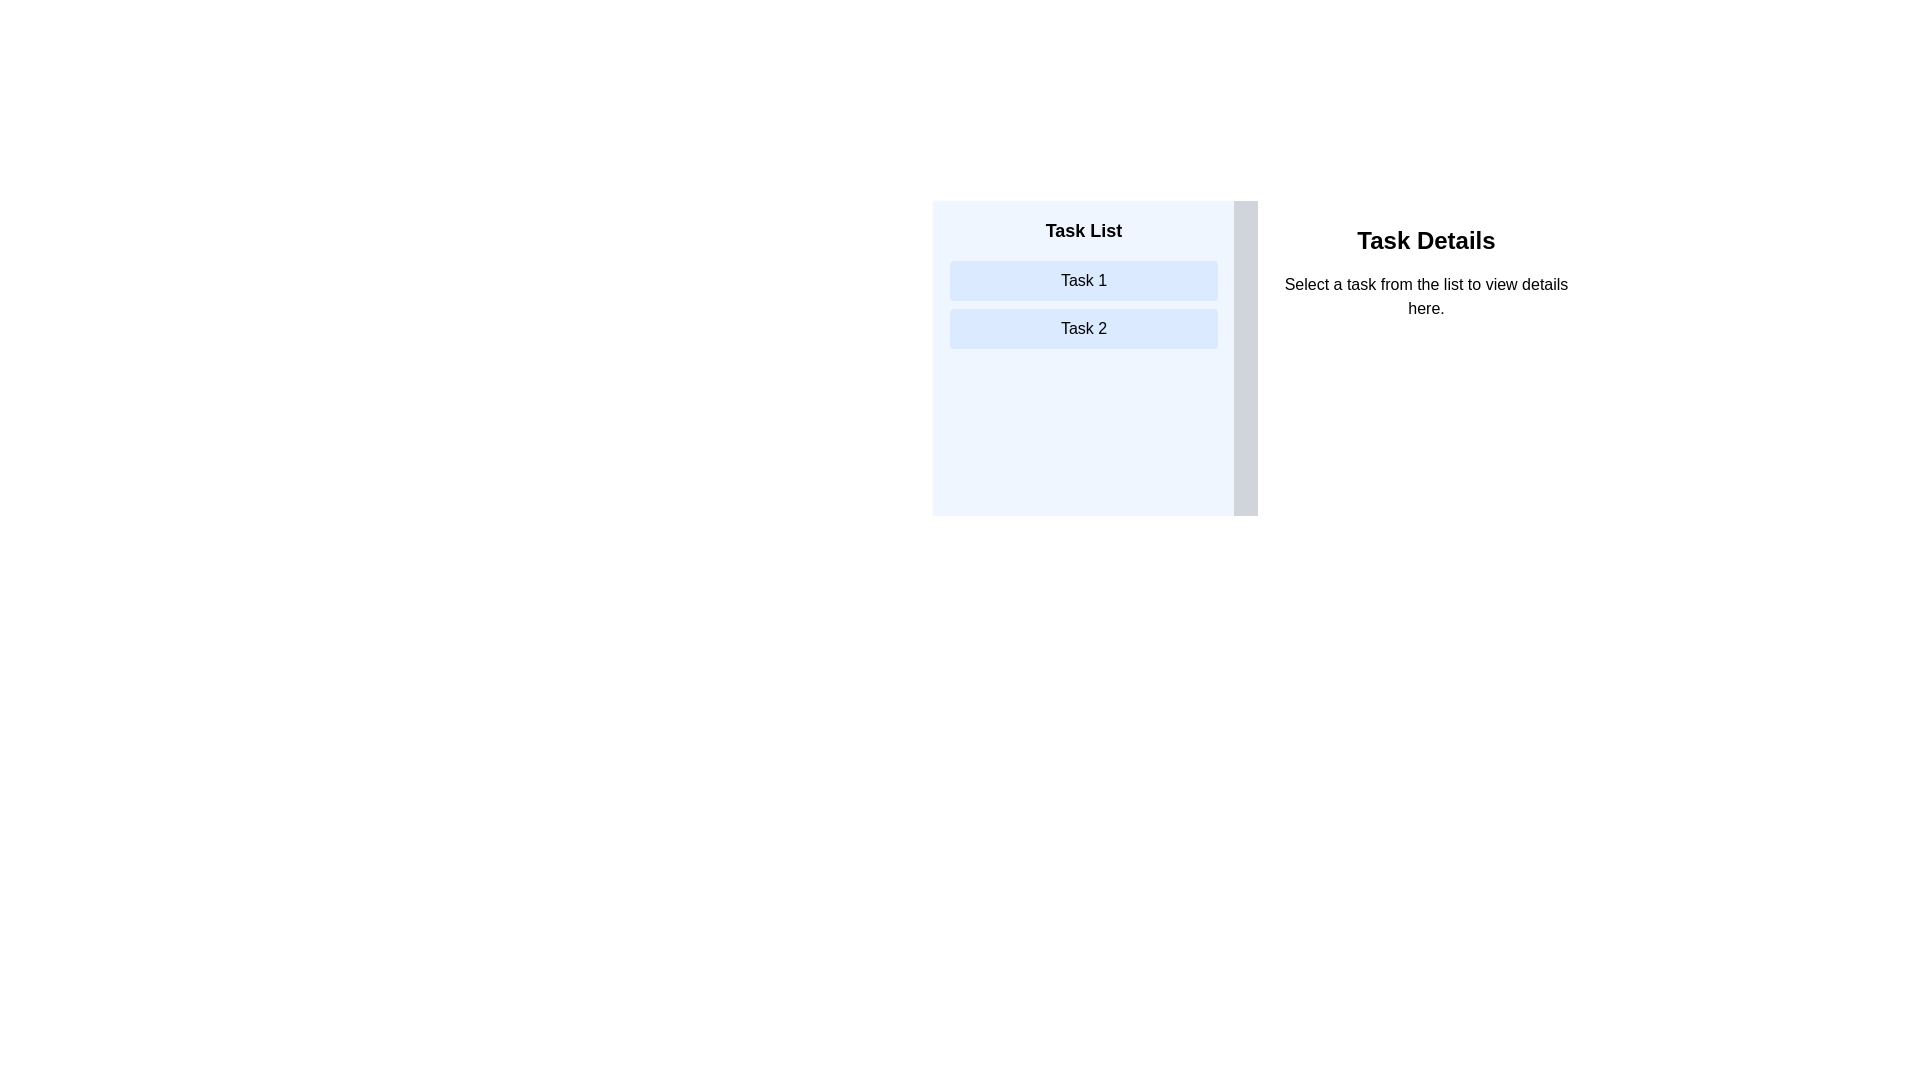 The height and width of the screenshot is (1080, 1920). Describe the element at coordinates (1425, 239) in the screenshot. I see `the Text Header element located at the top of the right pane, which serves as the title for the task details section` at that location.